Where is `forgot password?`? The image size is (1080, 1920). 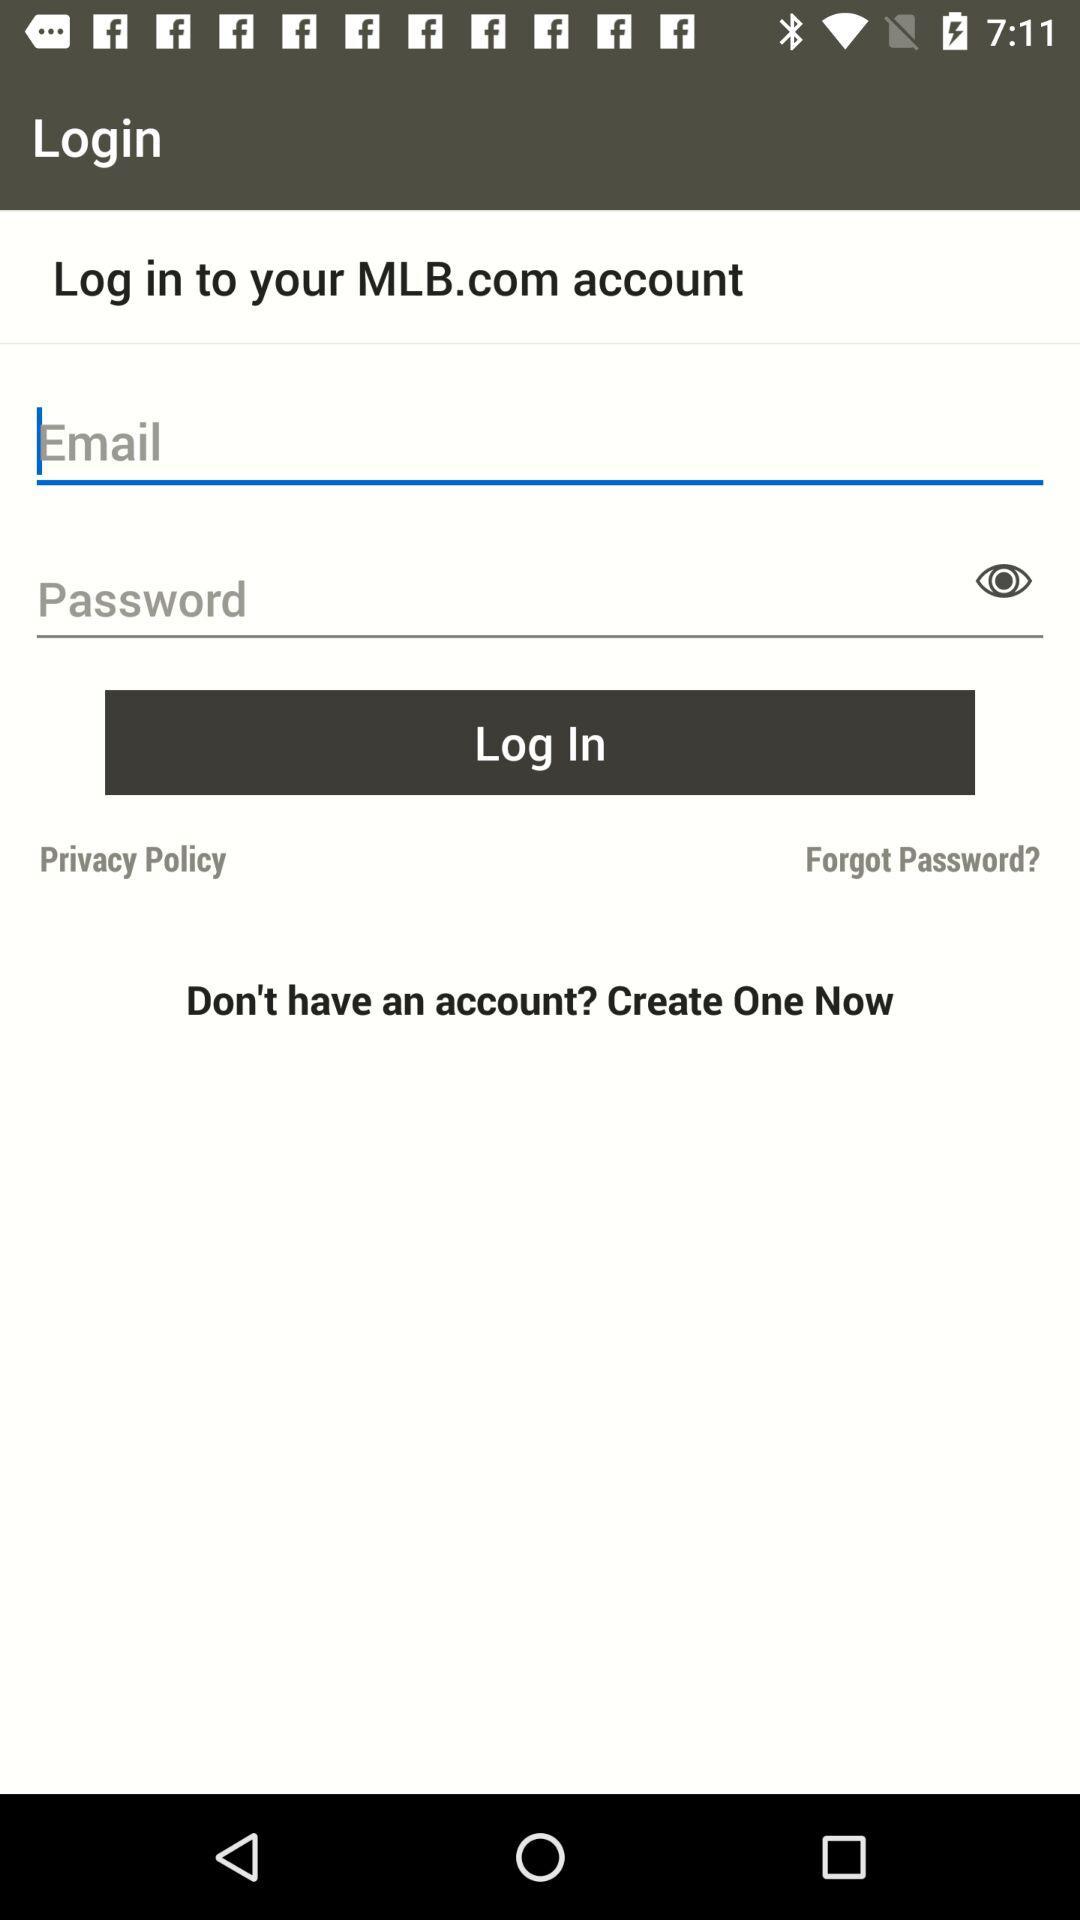 forgot password? is located at coordinates (795, 858).